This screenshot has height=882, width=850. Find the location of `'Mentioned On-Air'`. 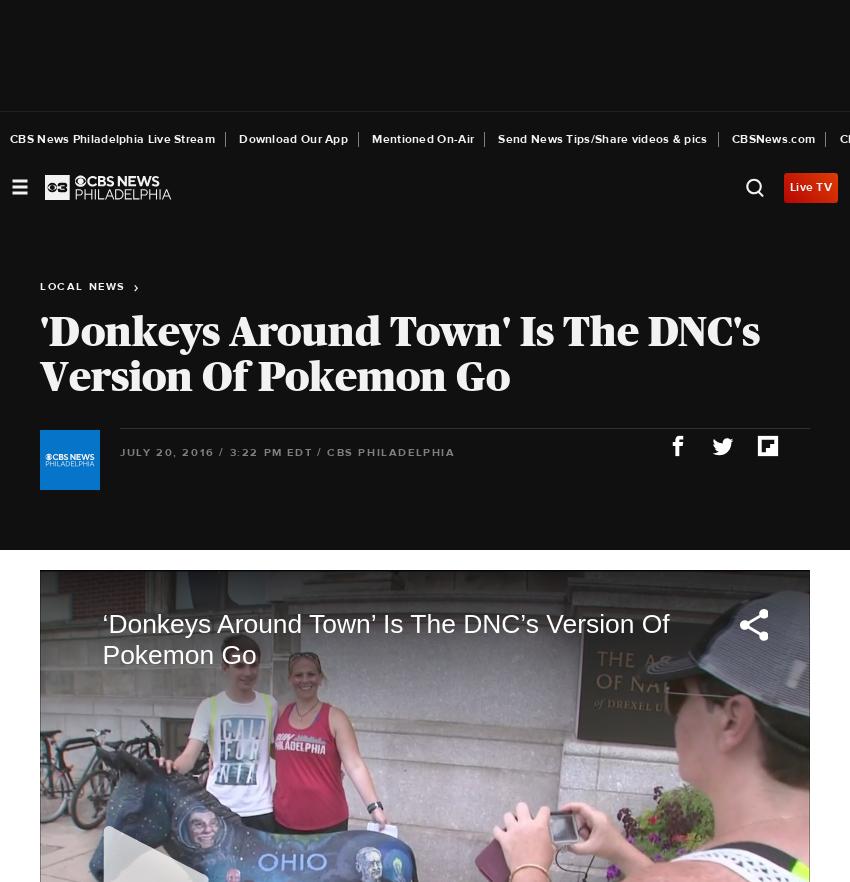

'Mentioned On-Air' is located at coordinates (422, 139).